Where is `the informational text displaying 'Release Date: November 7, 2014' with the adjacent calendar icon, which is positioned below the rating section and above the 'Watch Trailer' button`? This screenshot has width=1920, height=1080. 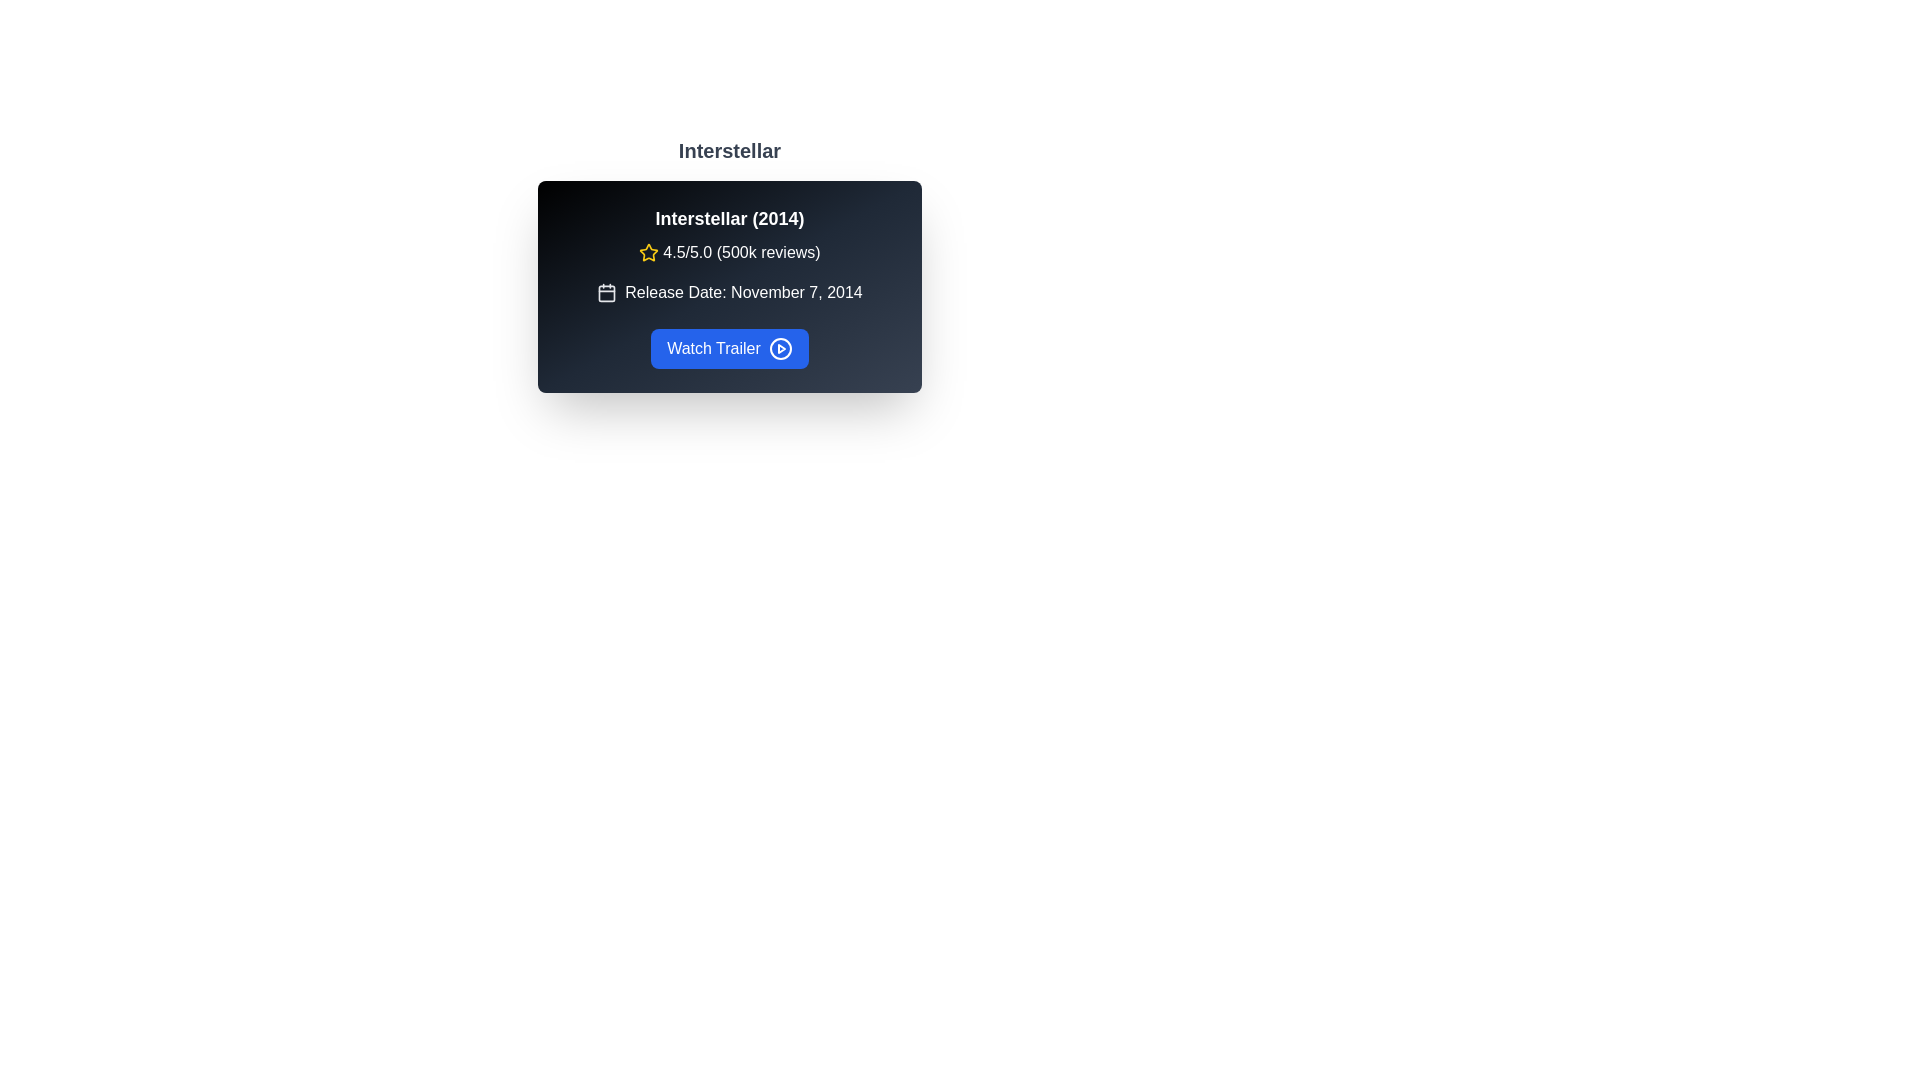
the informational text displaying 'Release Date: November 7, 2014' with the adjacent calendar icon, which is positioned below the rating section and above the 'Watch Trailer' button is located at coordinates (728, 293).